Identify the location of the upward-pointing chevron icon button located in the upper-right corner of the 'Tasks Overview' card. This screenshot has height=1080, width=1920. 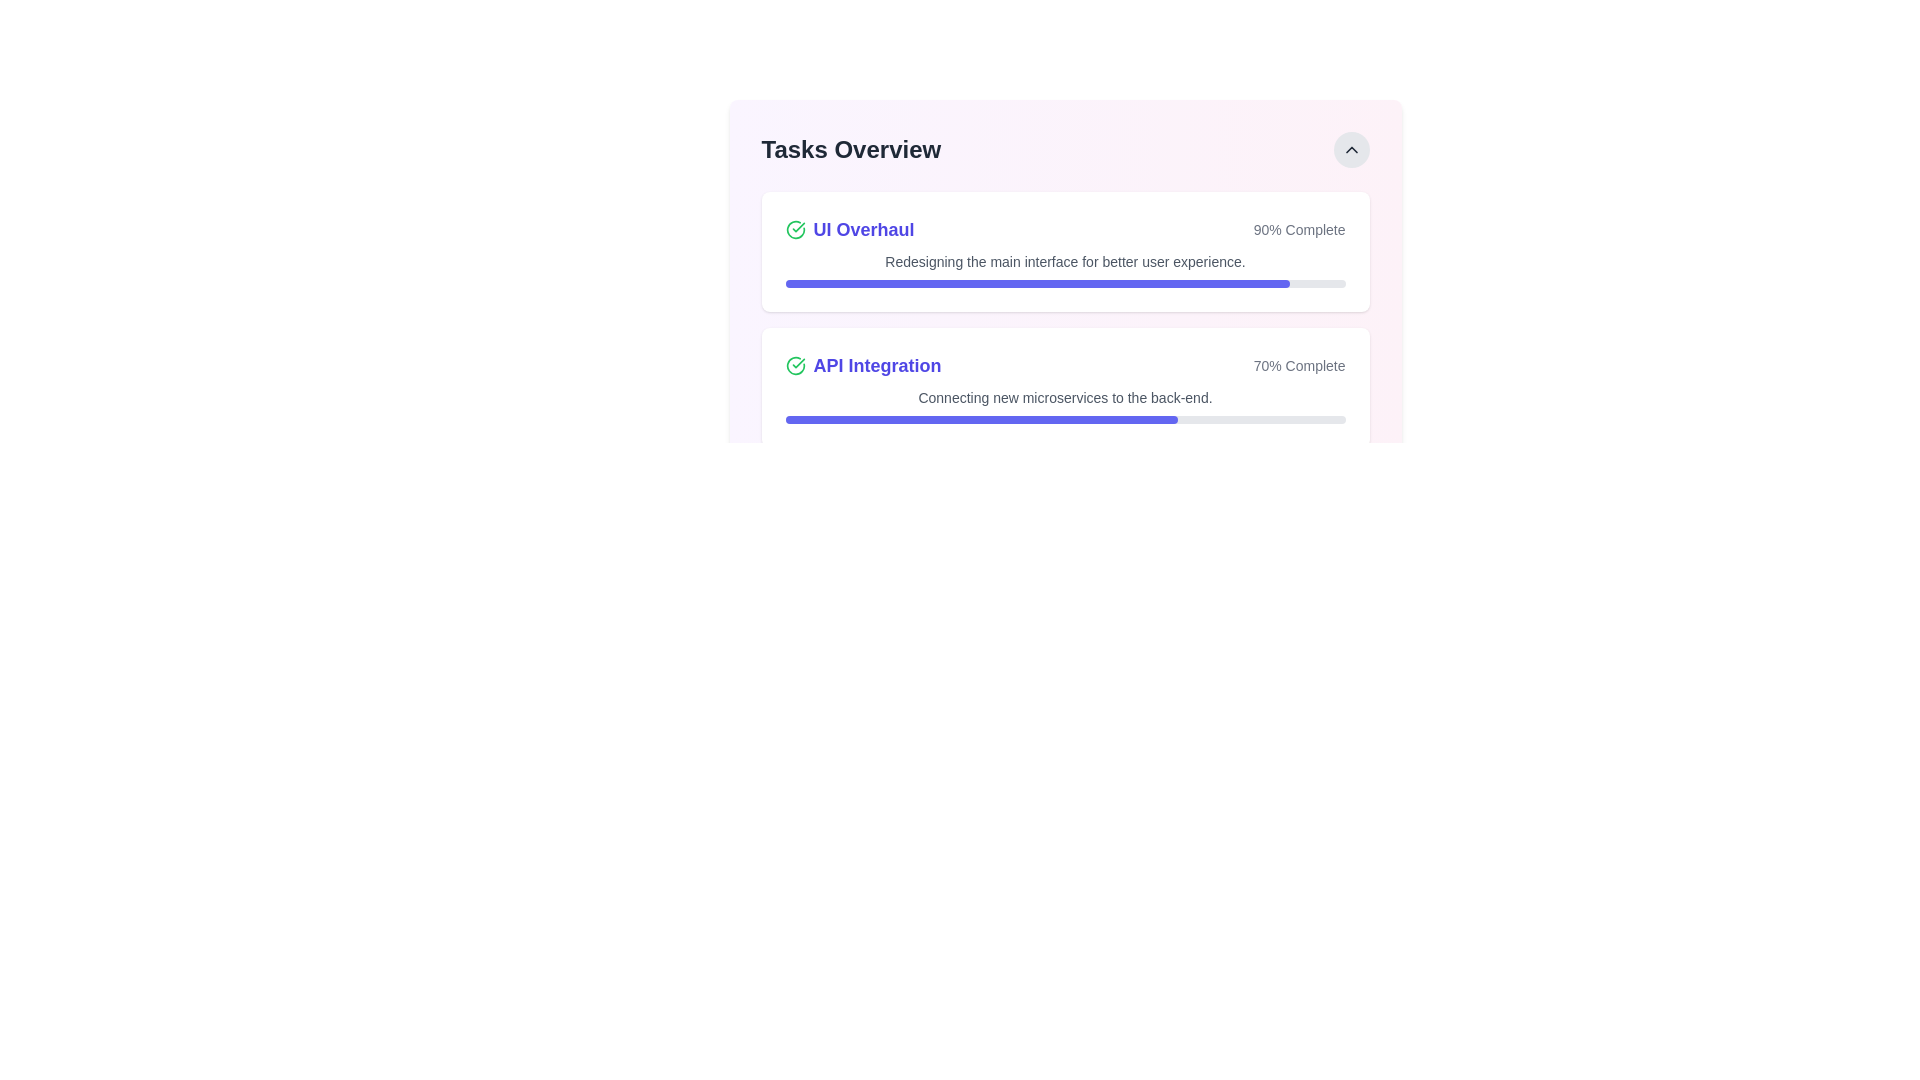
(1351, 149).